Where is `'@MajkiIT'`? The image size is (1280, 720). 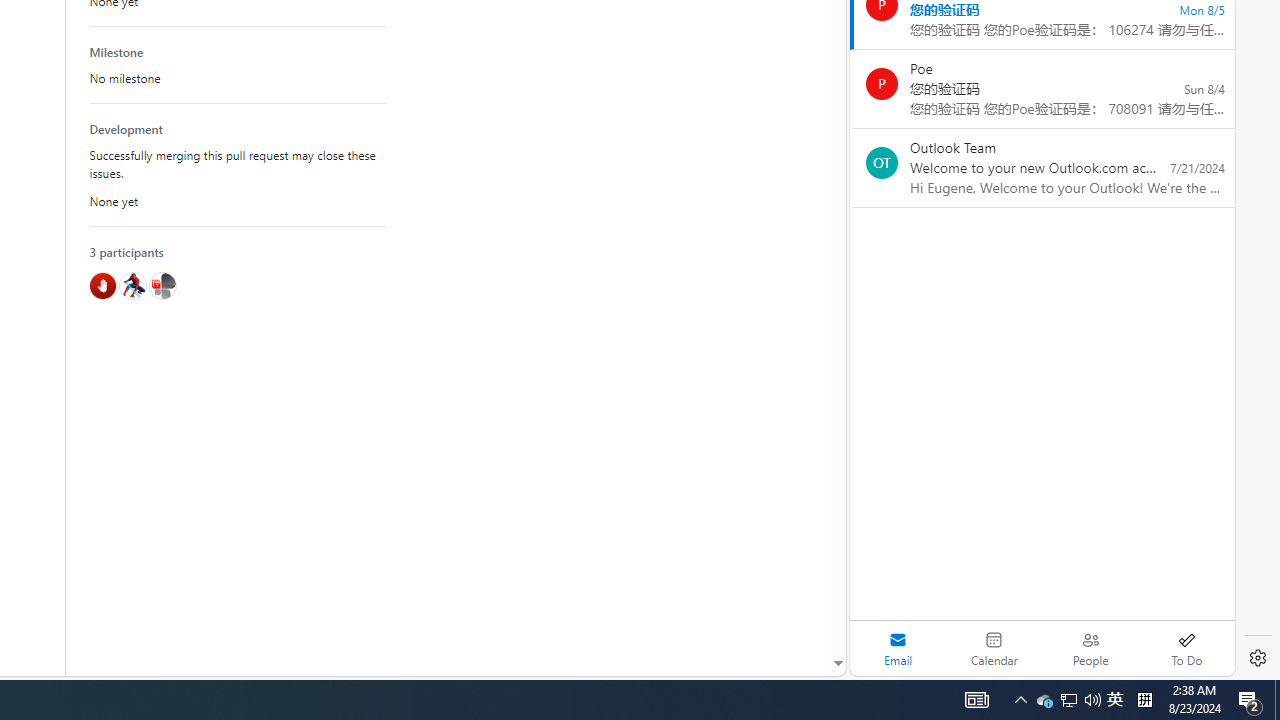 '@MajkiIT' is located at coordinates (162, 285).